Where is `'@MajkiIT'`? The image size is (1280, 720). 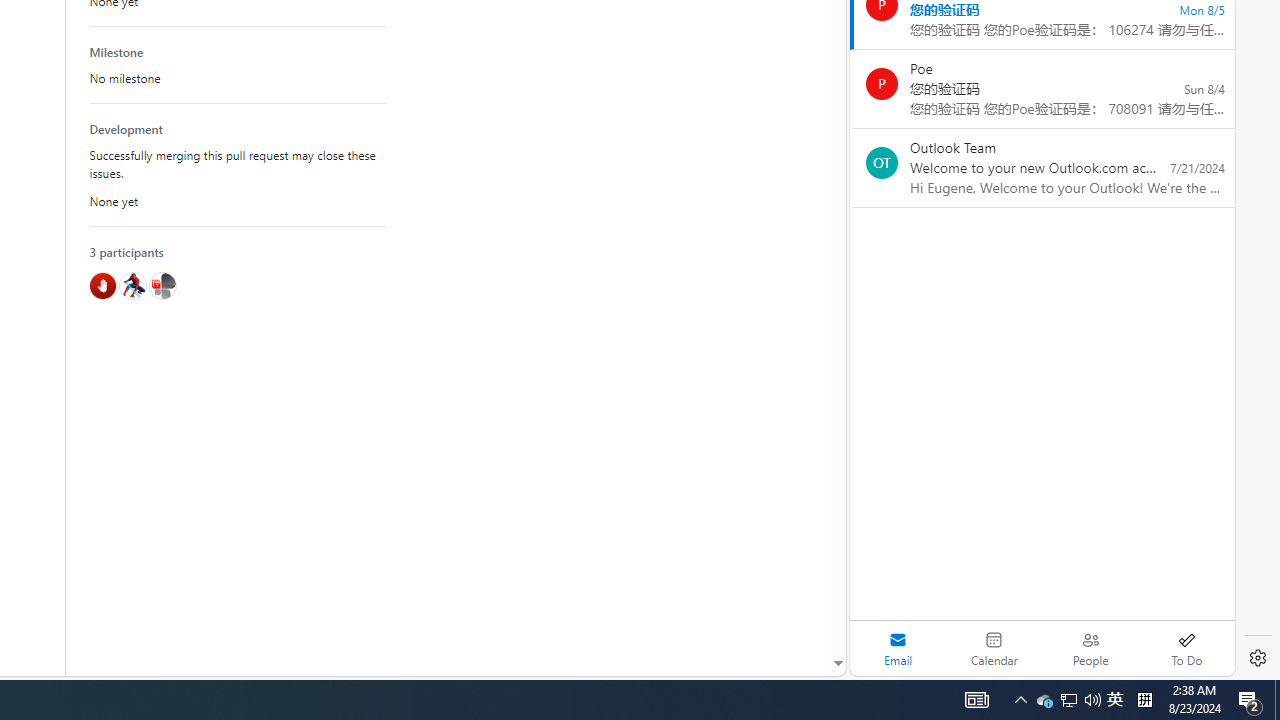 '@MajkiIT' is located at coordinates (162, 285).